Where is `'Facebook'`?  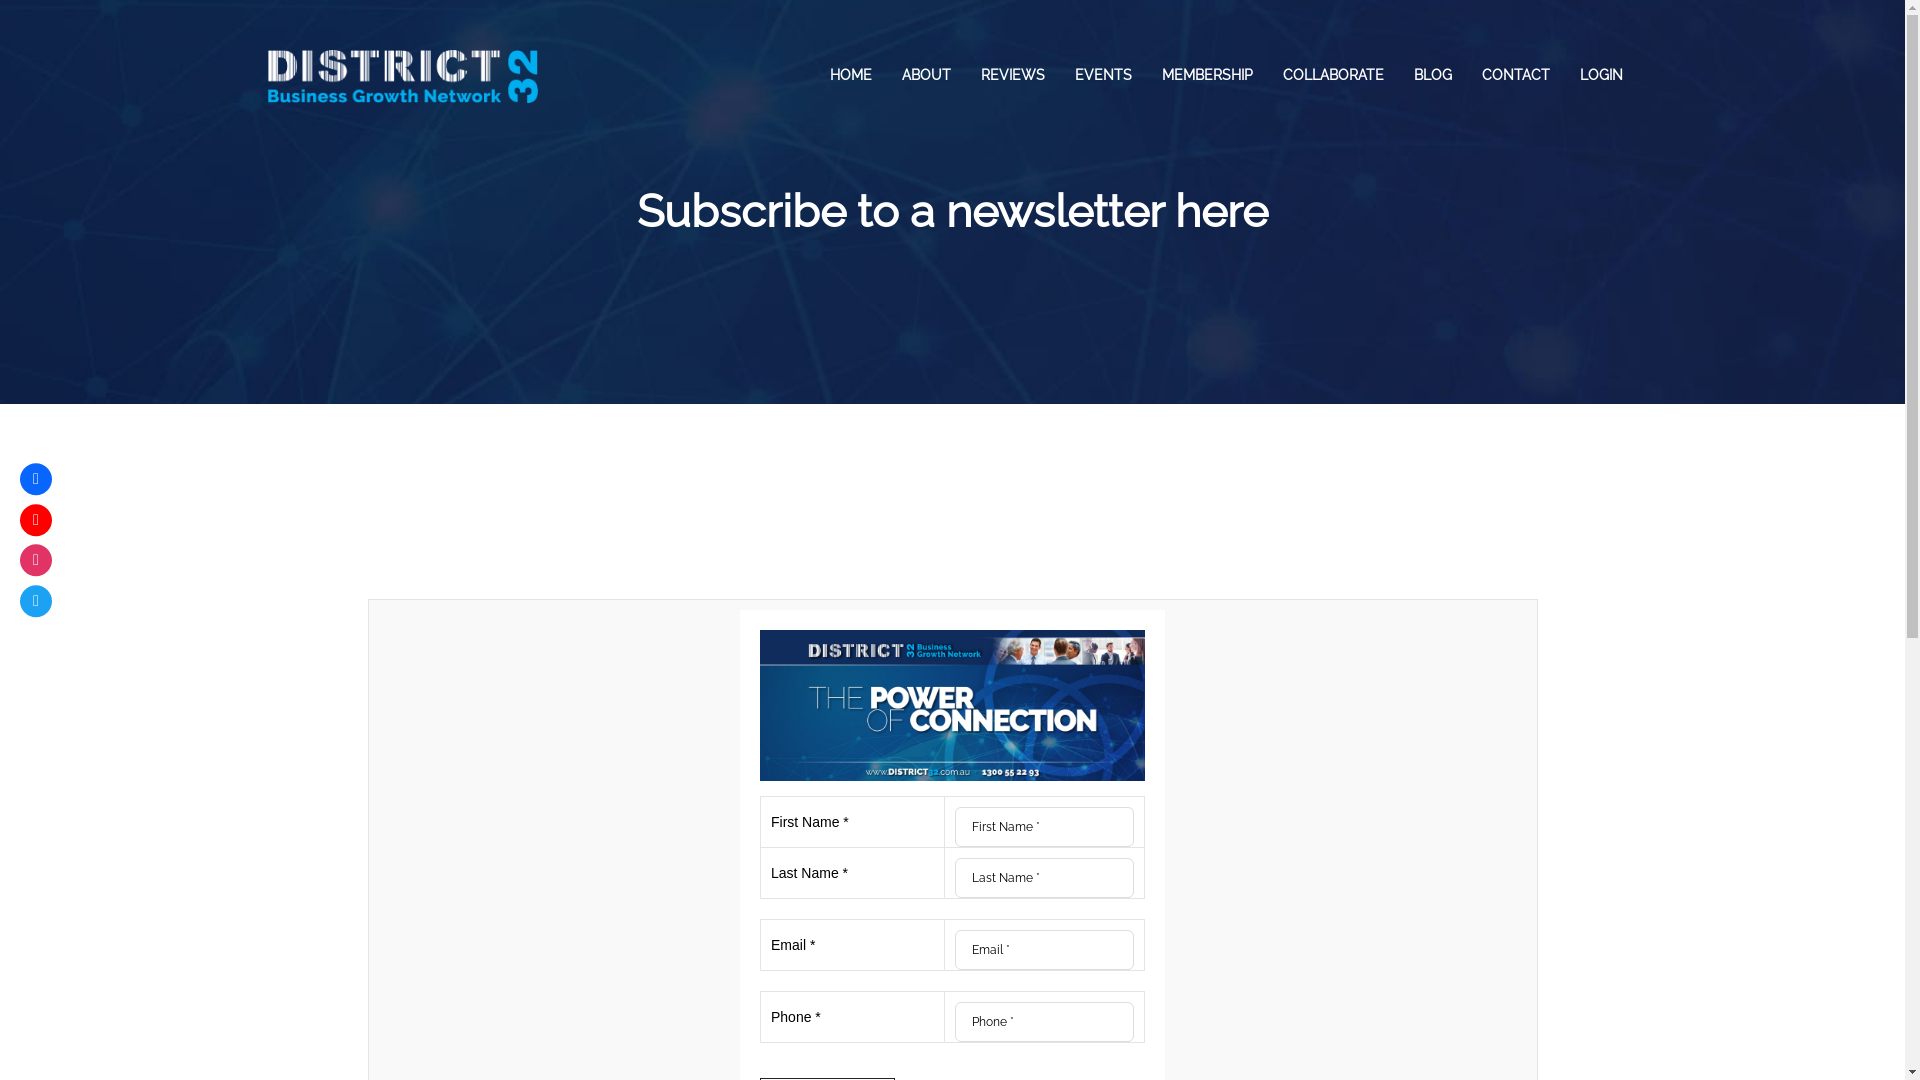 'Facebook' is located at coordinates (35, 478).